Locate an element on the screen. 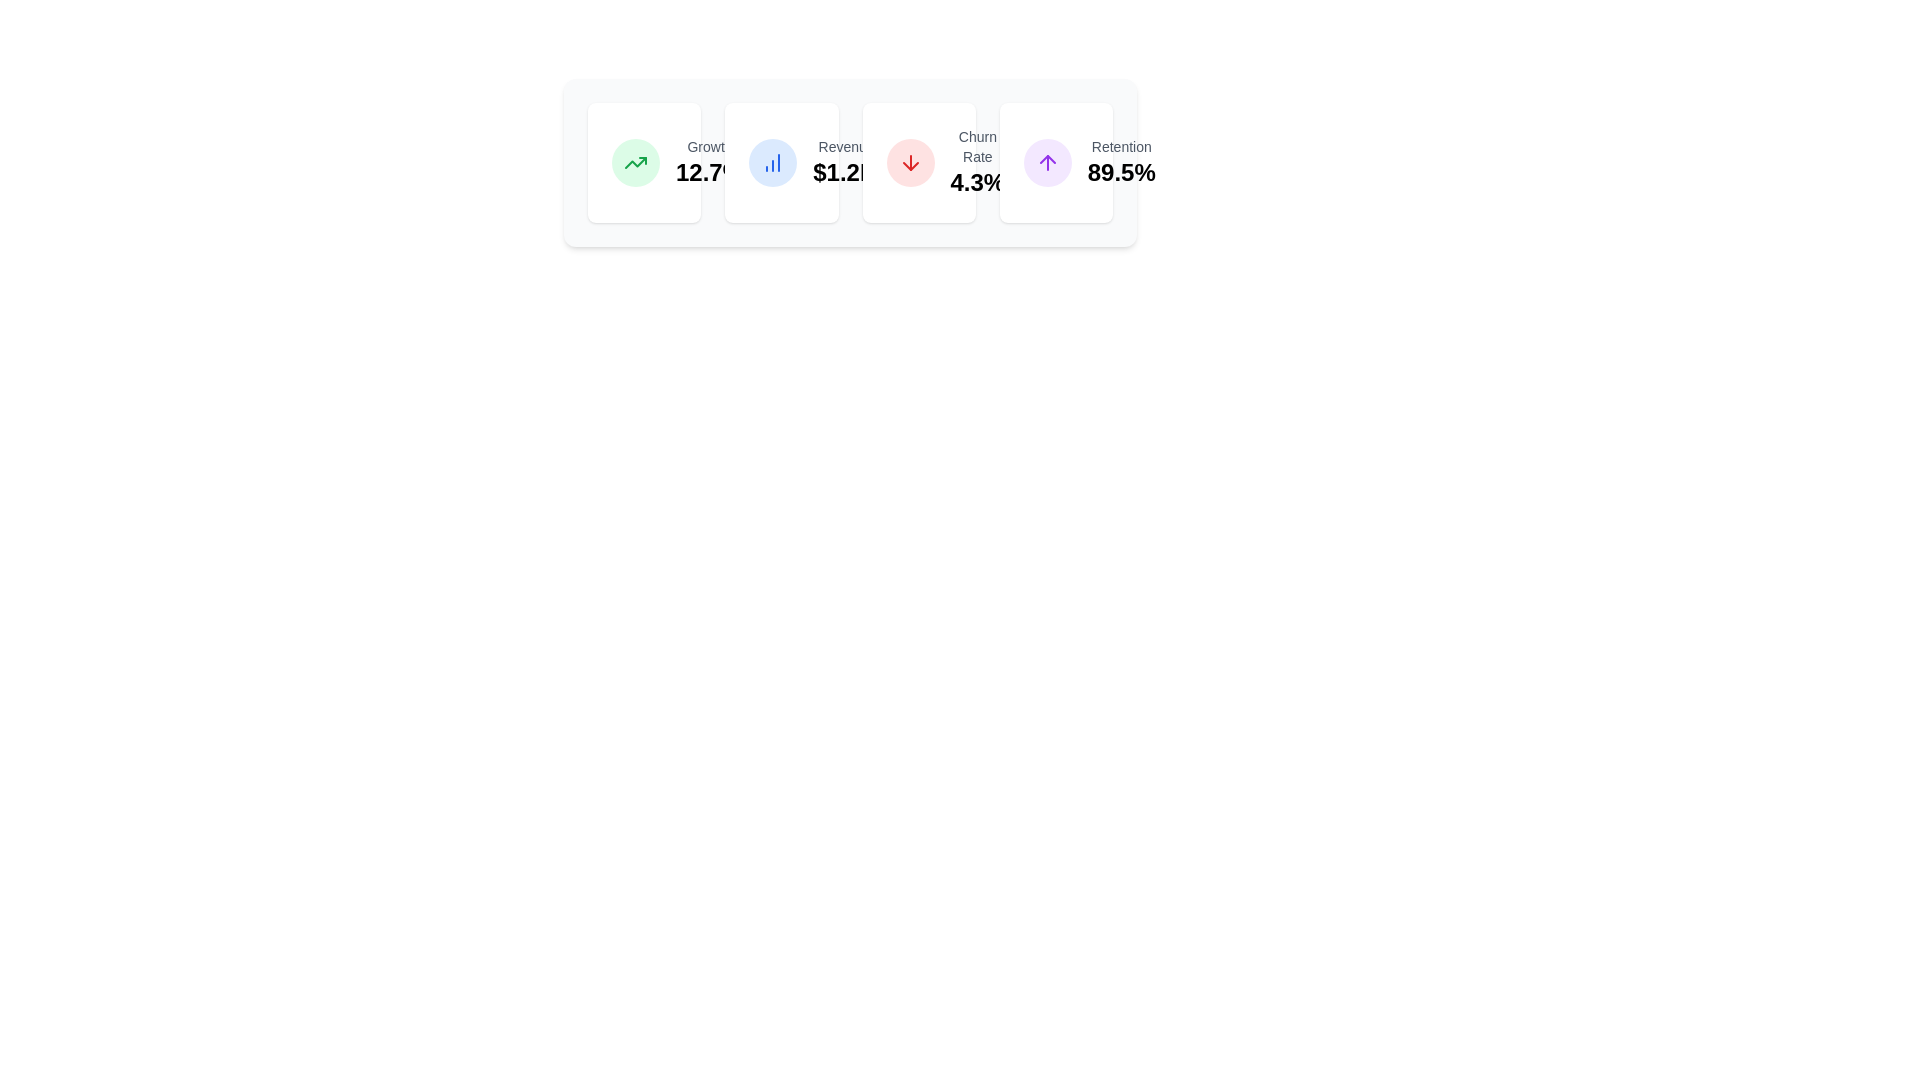  the first icon within the third card from the left in the 'Churn Rate' section is located at coordinates (909, 161).